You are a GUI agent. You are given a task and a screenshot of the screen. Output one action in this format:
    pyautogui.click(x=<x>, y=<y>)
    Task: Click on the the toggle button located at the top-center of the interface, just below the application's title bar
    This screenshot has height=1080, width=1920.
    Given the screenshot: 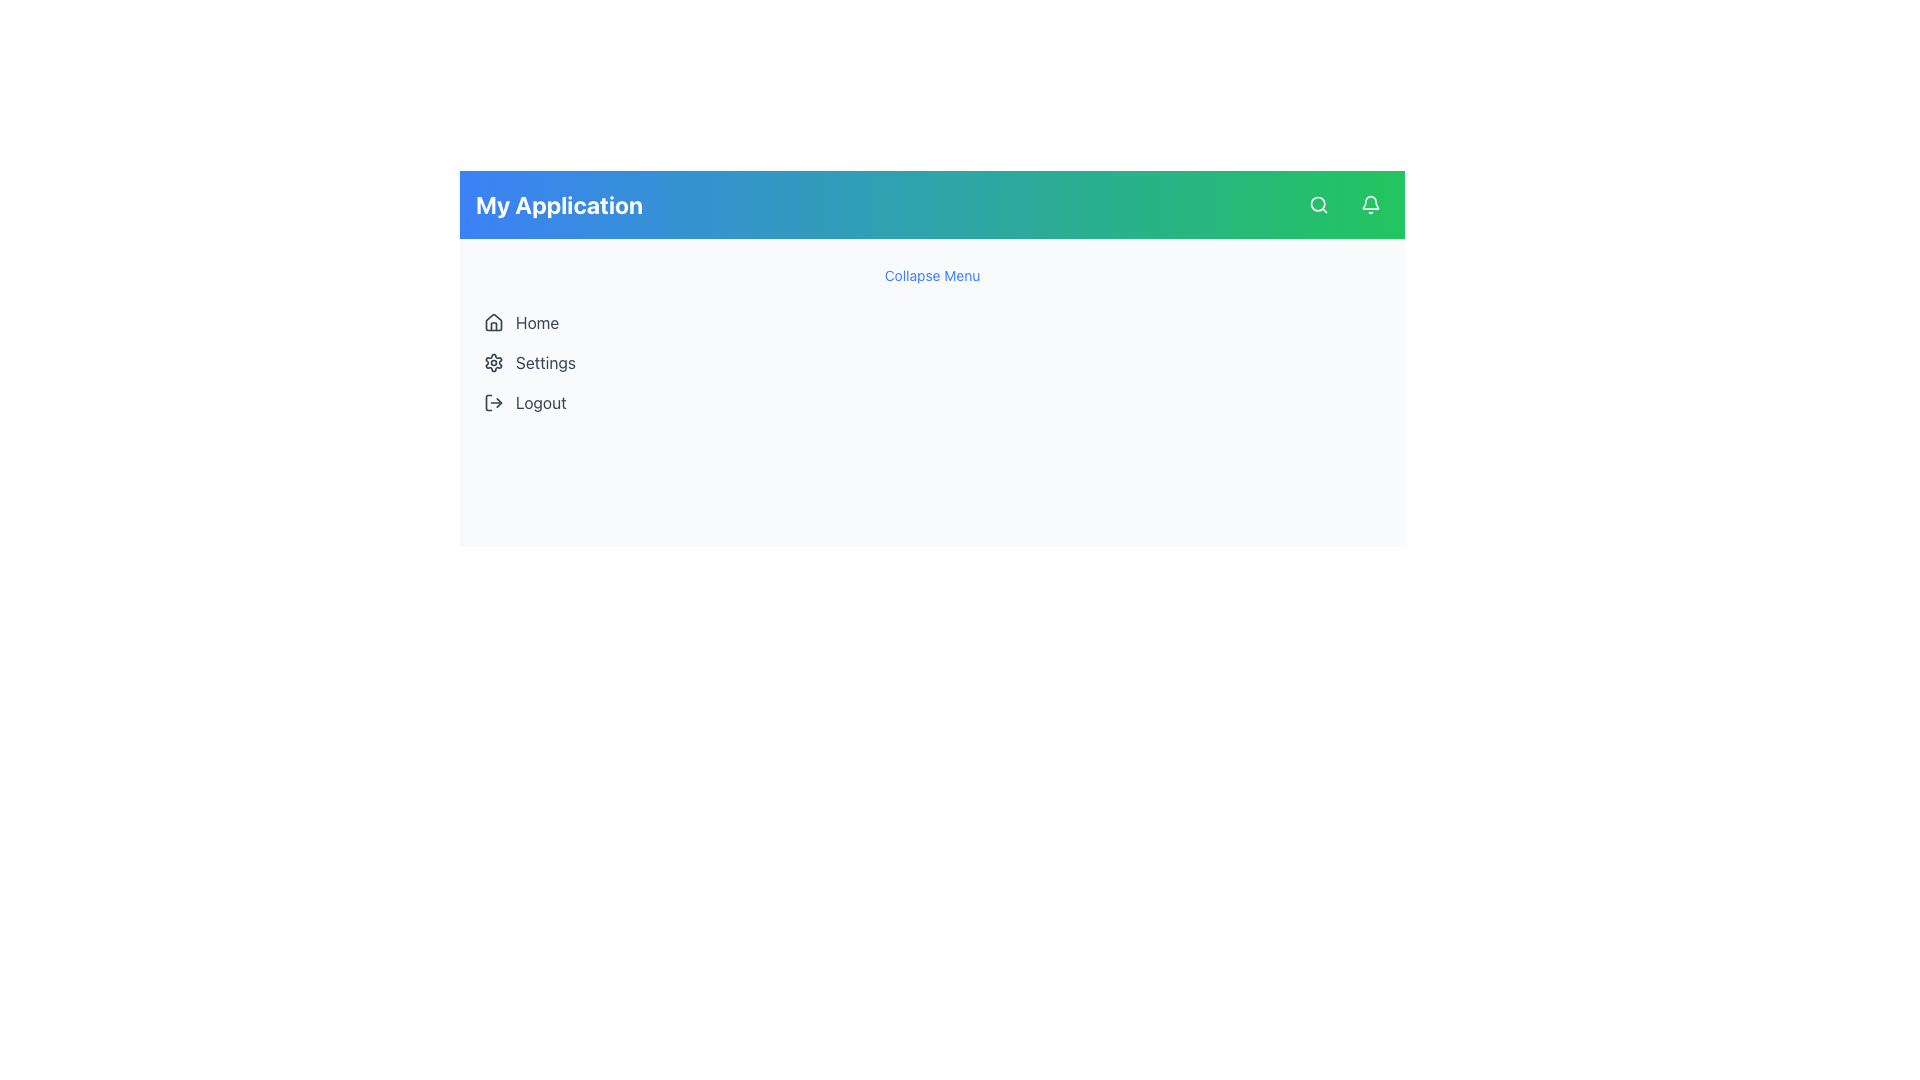 What is the action you would take?
    pyautogui.click(x=931, y=276)
    